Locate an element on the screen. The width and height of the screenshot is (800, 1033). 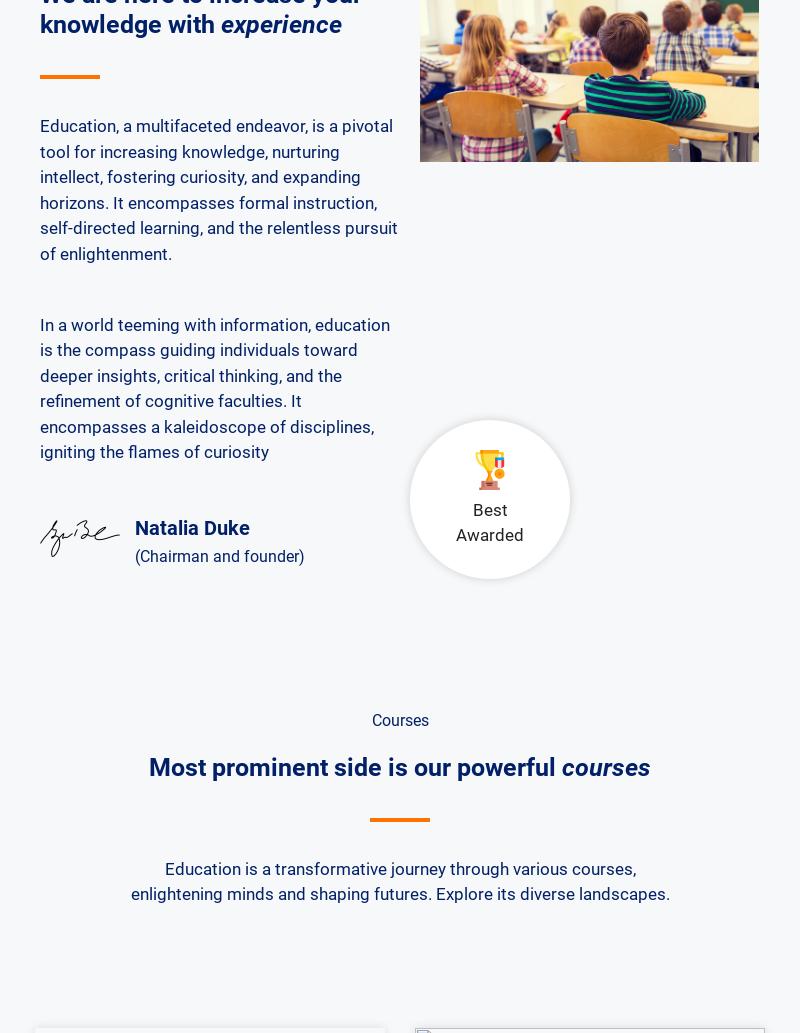
'Courses' is located at coordinates (398, 719).